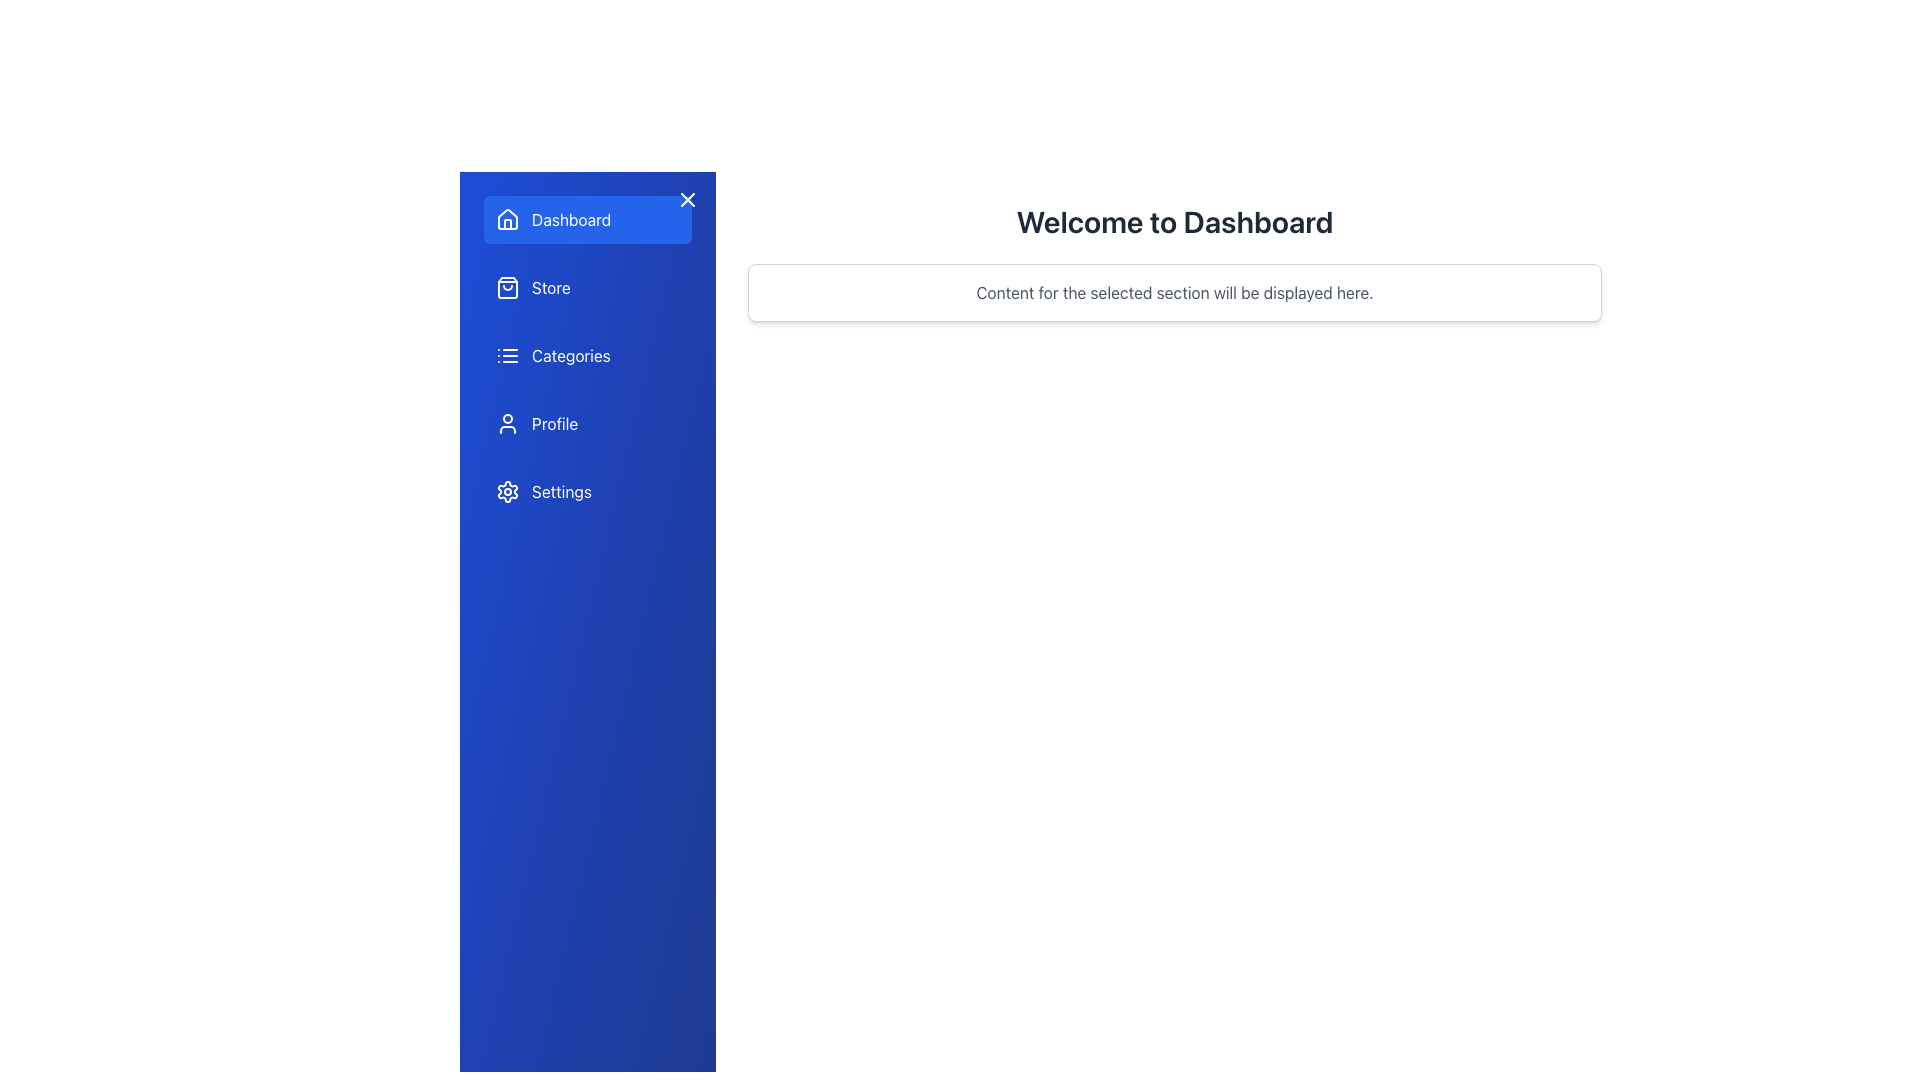  What do you see at coordinates (508, 354) in the screenshot?
I see `the list view icon` at bounding box center [508, 354].